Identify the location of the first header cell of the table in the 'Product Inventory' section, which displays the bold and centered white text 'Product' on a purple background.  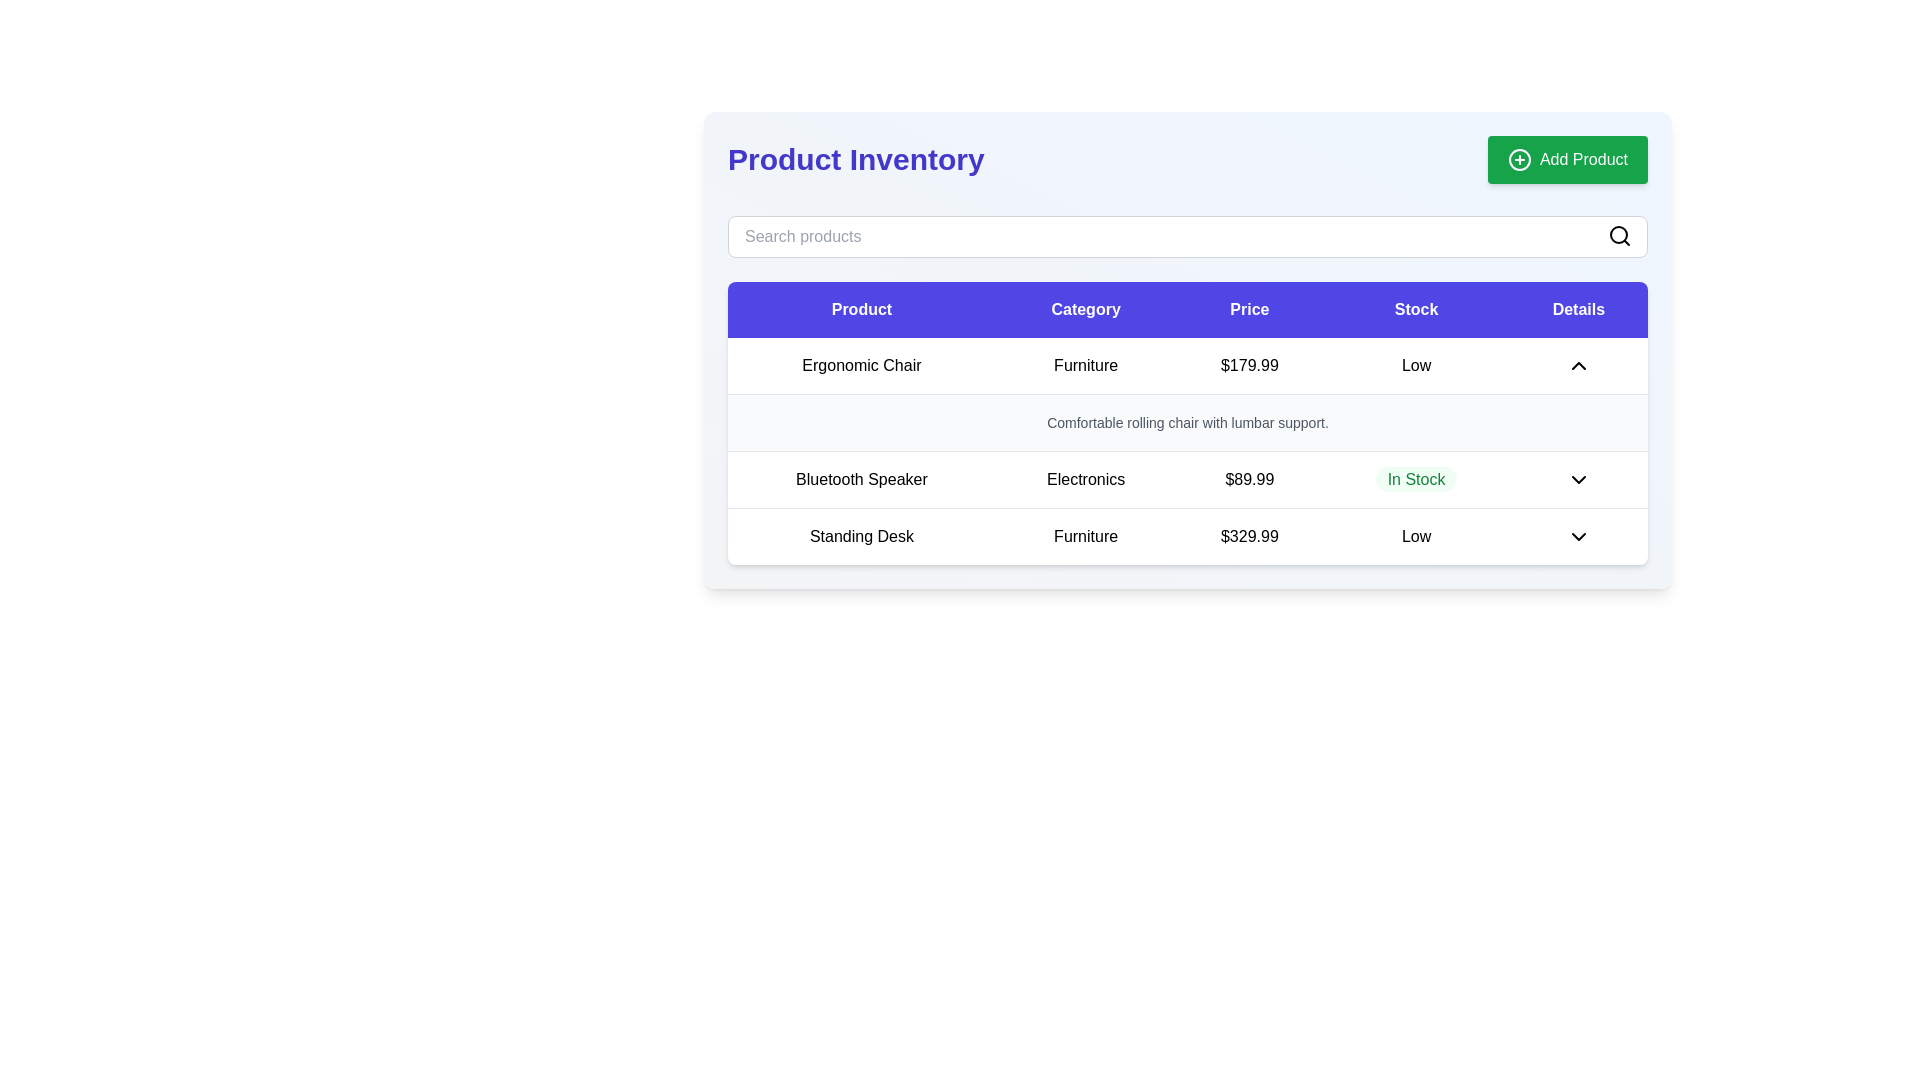
(861, 309).